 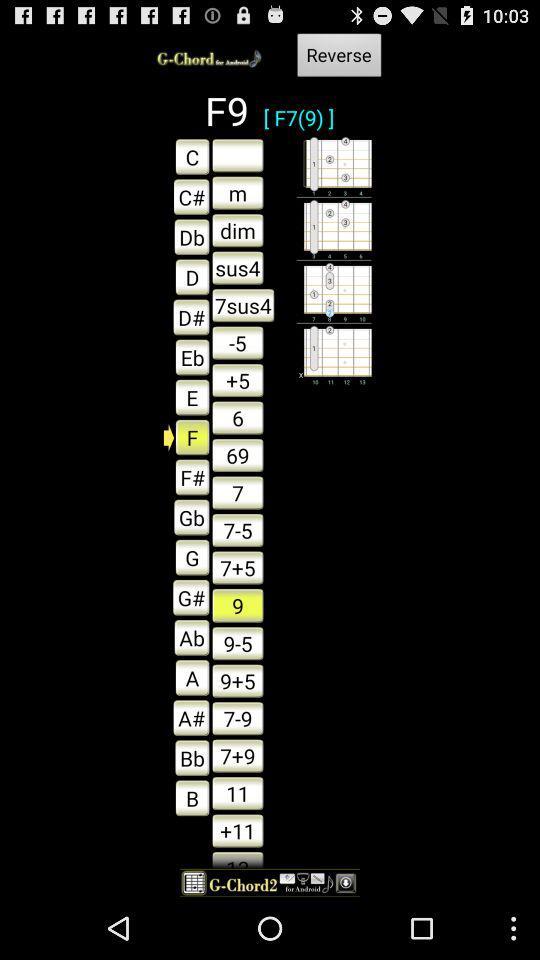 What do you see at coordinates (237, 491) in the screenshot?
I see `the button which is above the 75` at bounding box center [237, 491].